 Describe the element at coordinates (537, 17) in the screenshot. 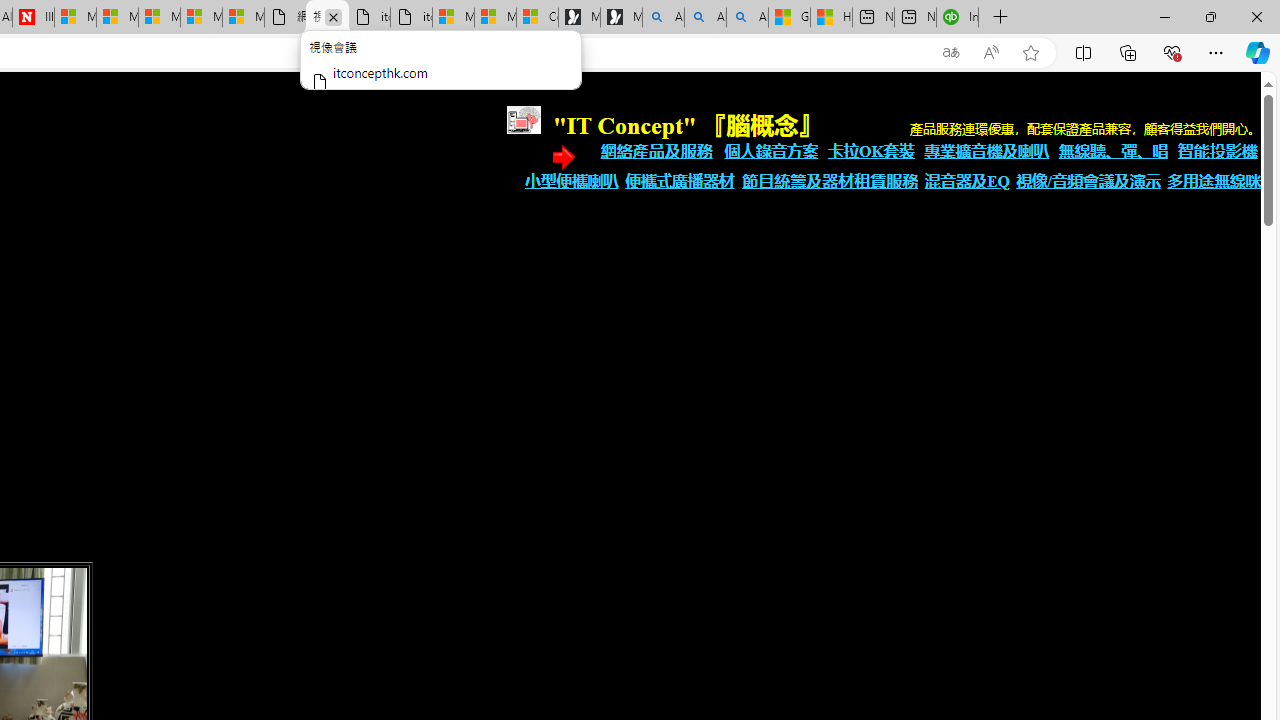

I see `'Consumer Health Data Privacy Policy'` at that location.